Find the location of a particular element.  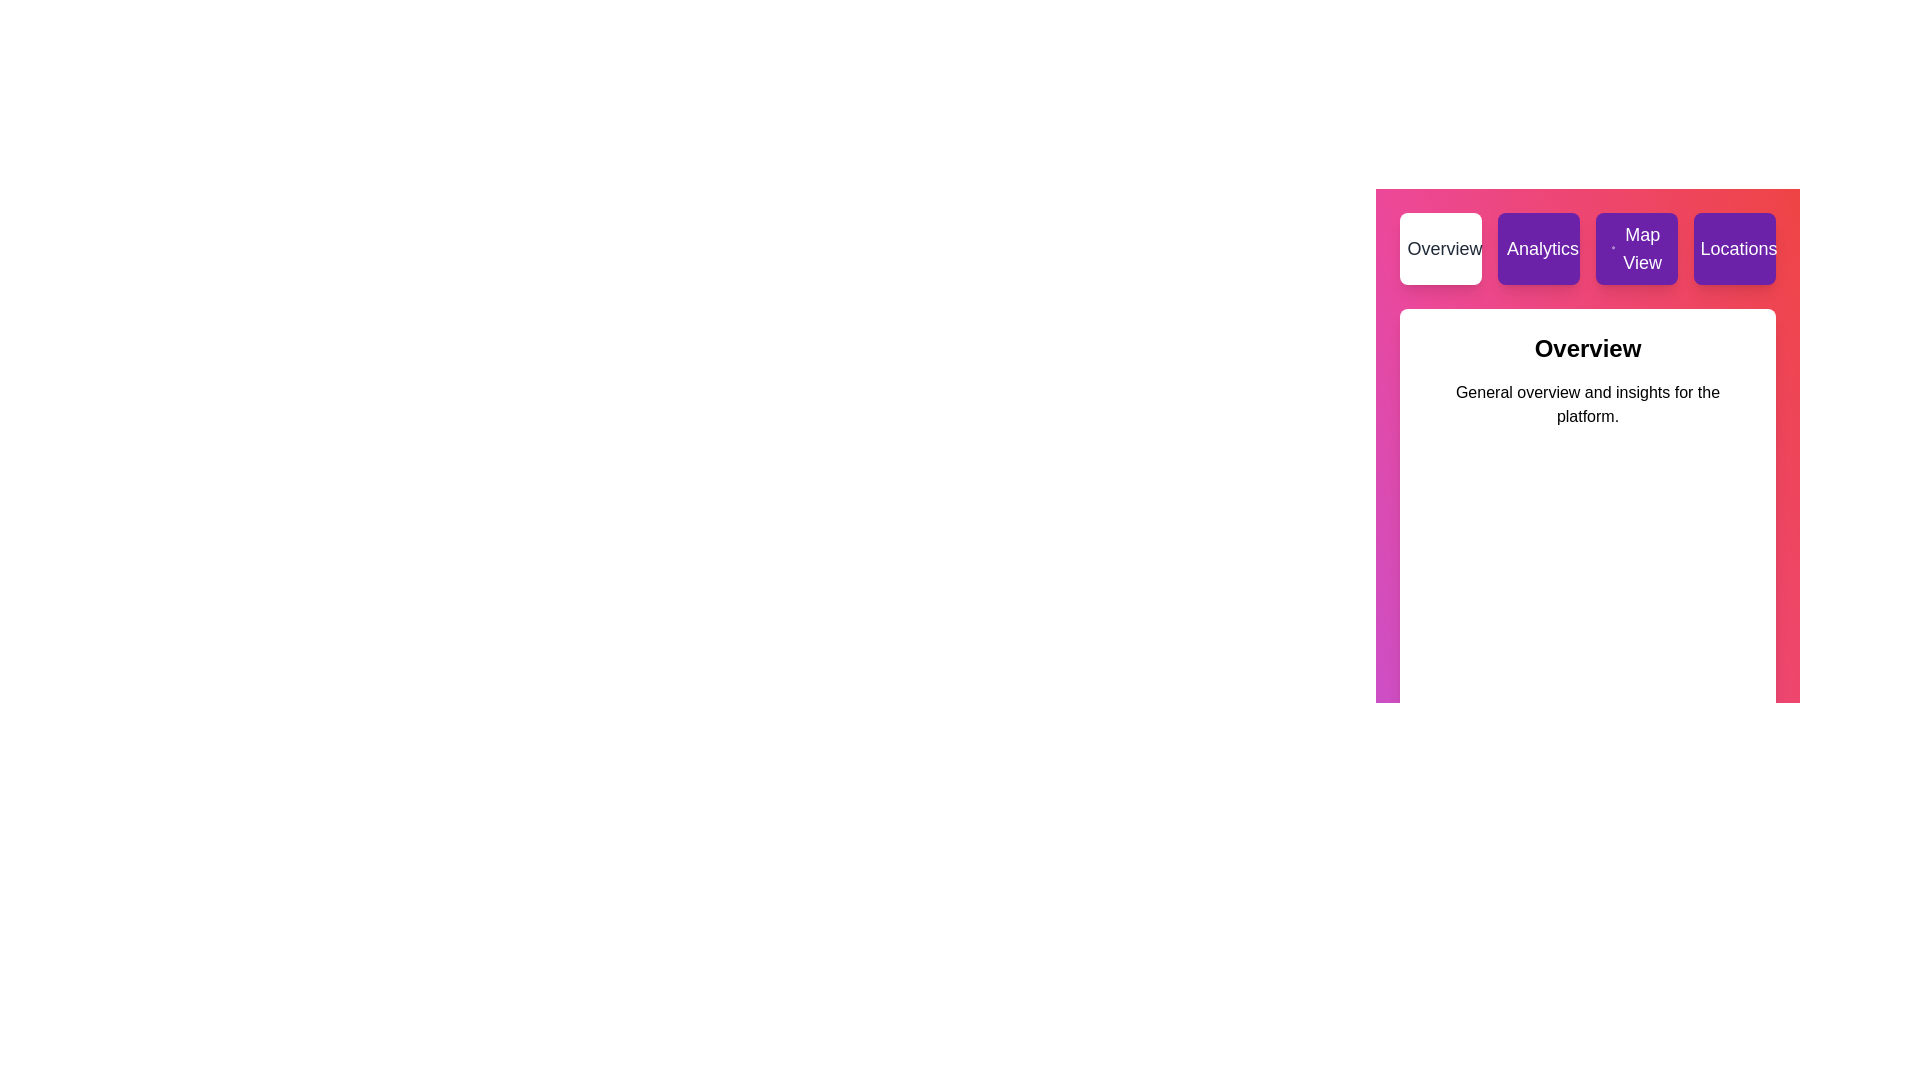

the 'Map View' icon located in the top navigation bar, which is the first visual item on the left side of the button, preceding the text label is located at coordinates (1613, 248).